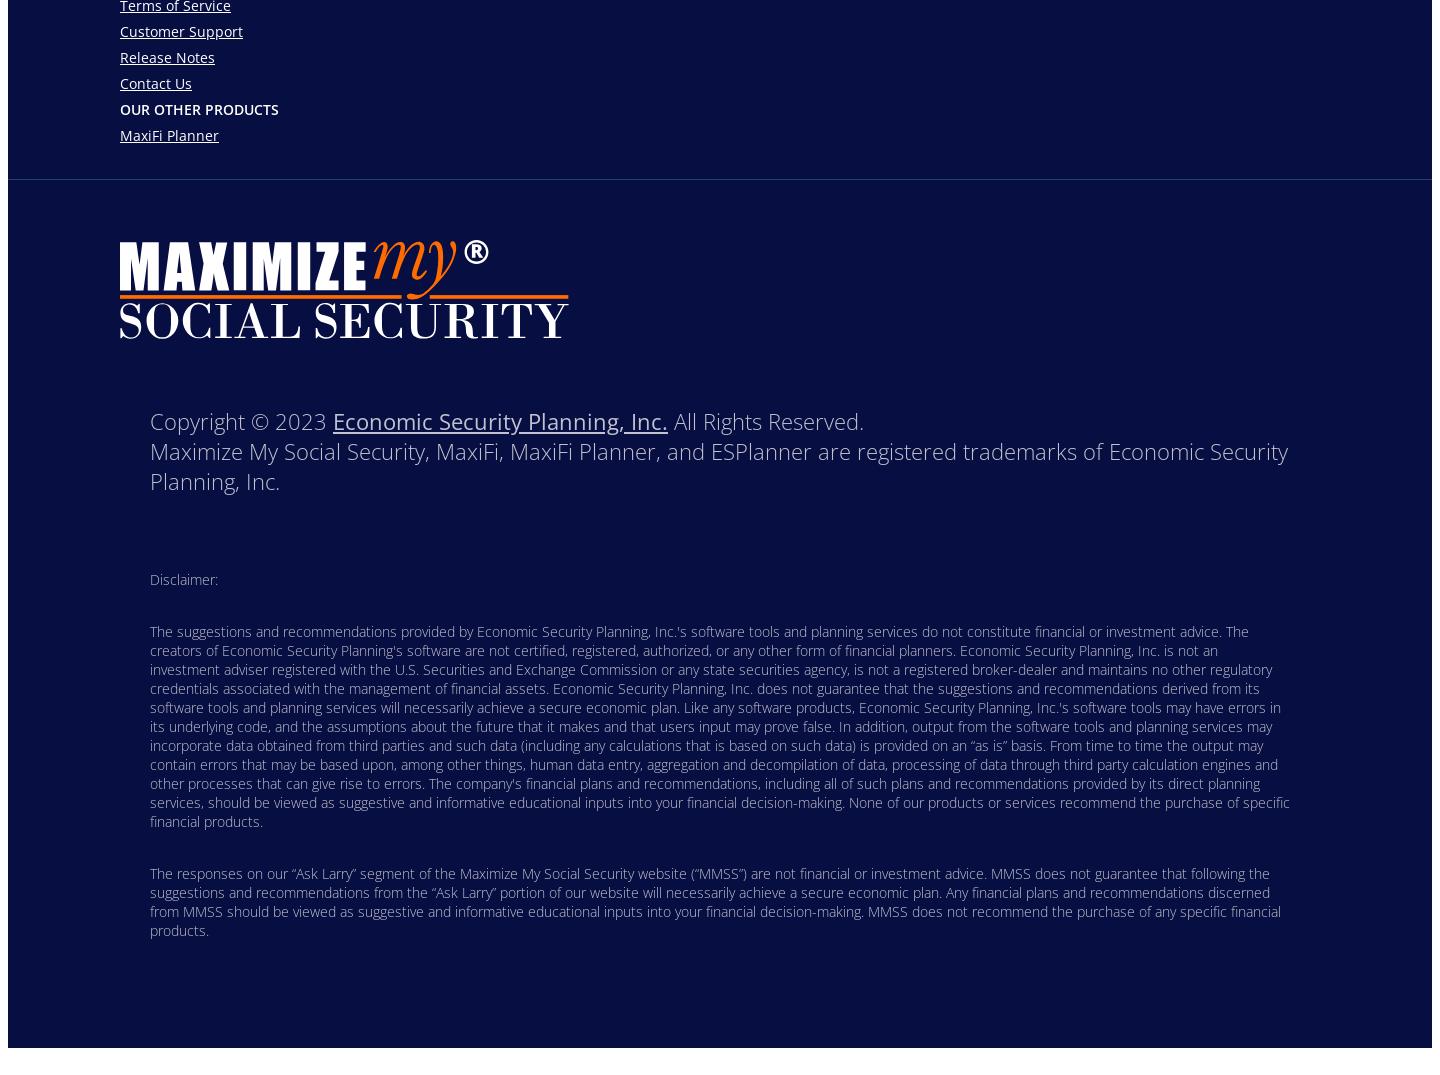 Image resolution: width=1440 pixels, height=1075 pixels. I want to click on 'MaxiFi Planner', so click(168, 134).